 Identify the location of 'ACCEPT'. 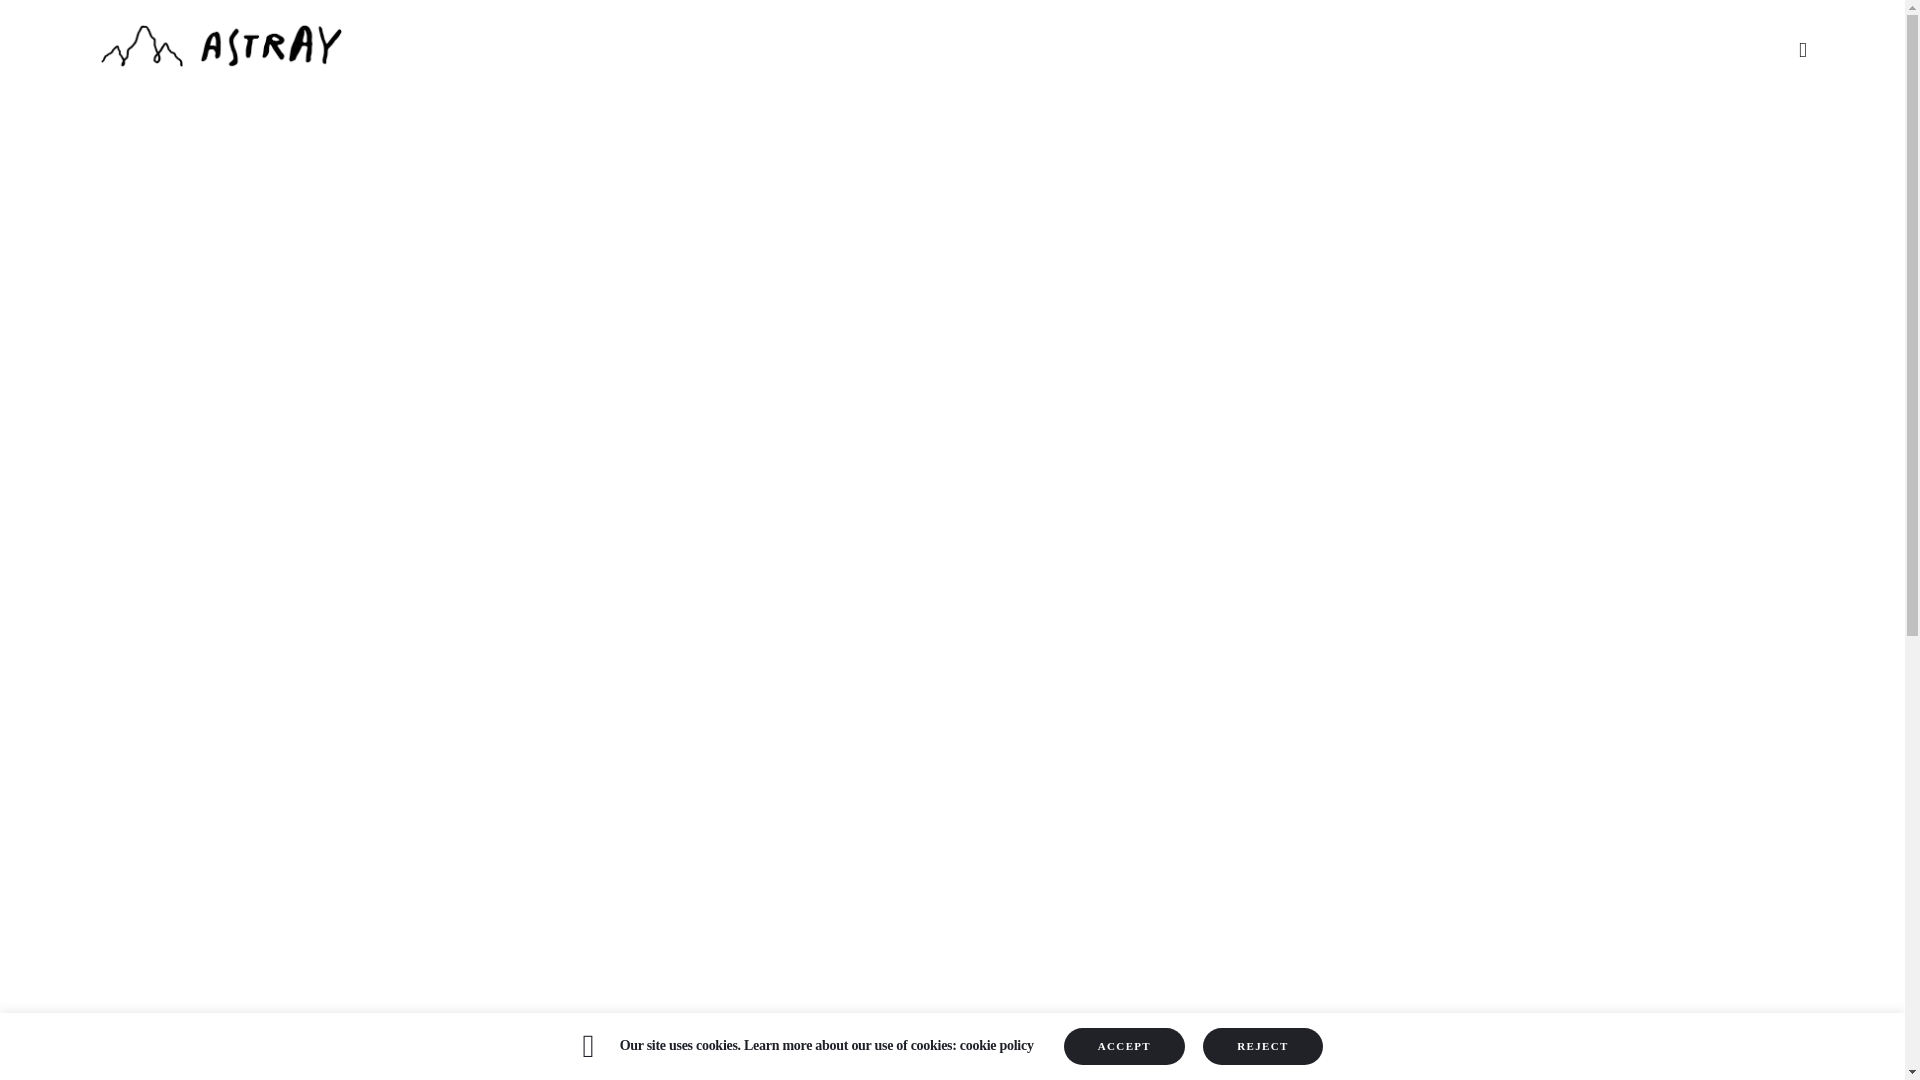
(1124, 1045).